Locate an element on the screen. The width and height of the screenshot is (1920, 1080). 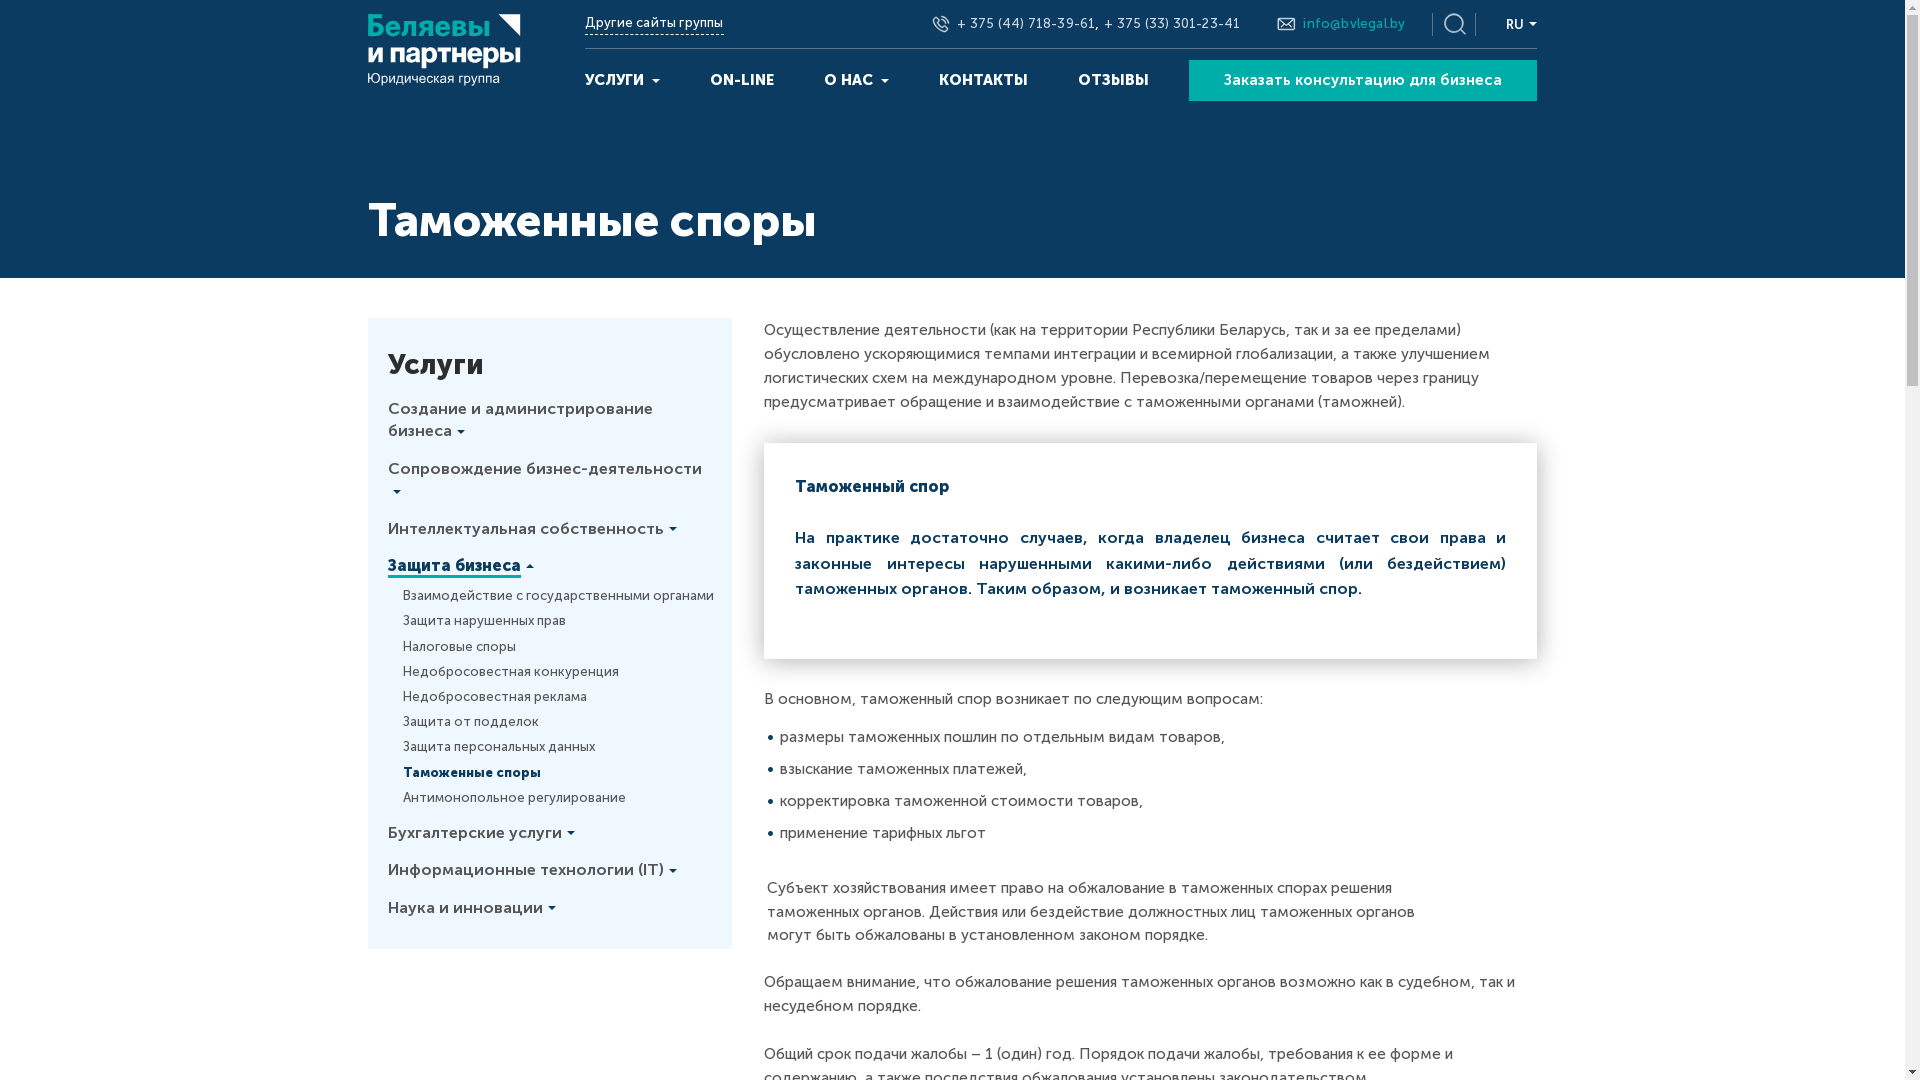
'RU' is located at coordinates (1520, 23).